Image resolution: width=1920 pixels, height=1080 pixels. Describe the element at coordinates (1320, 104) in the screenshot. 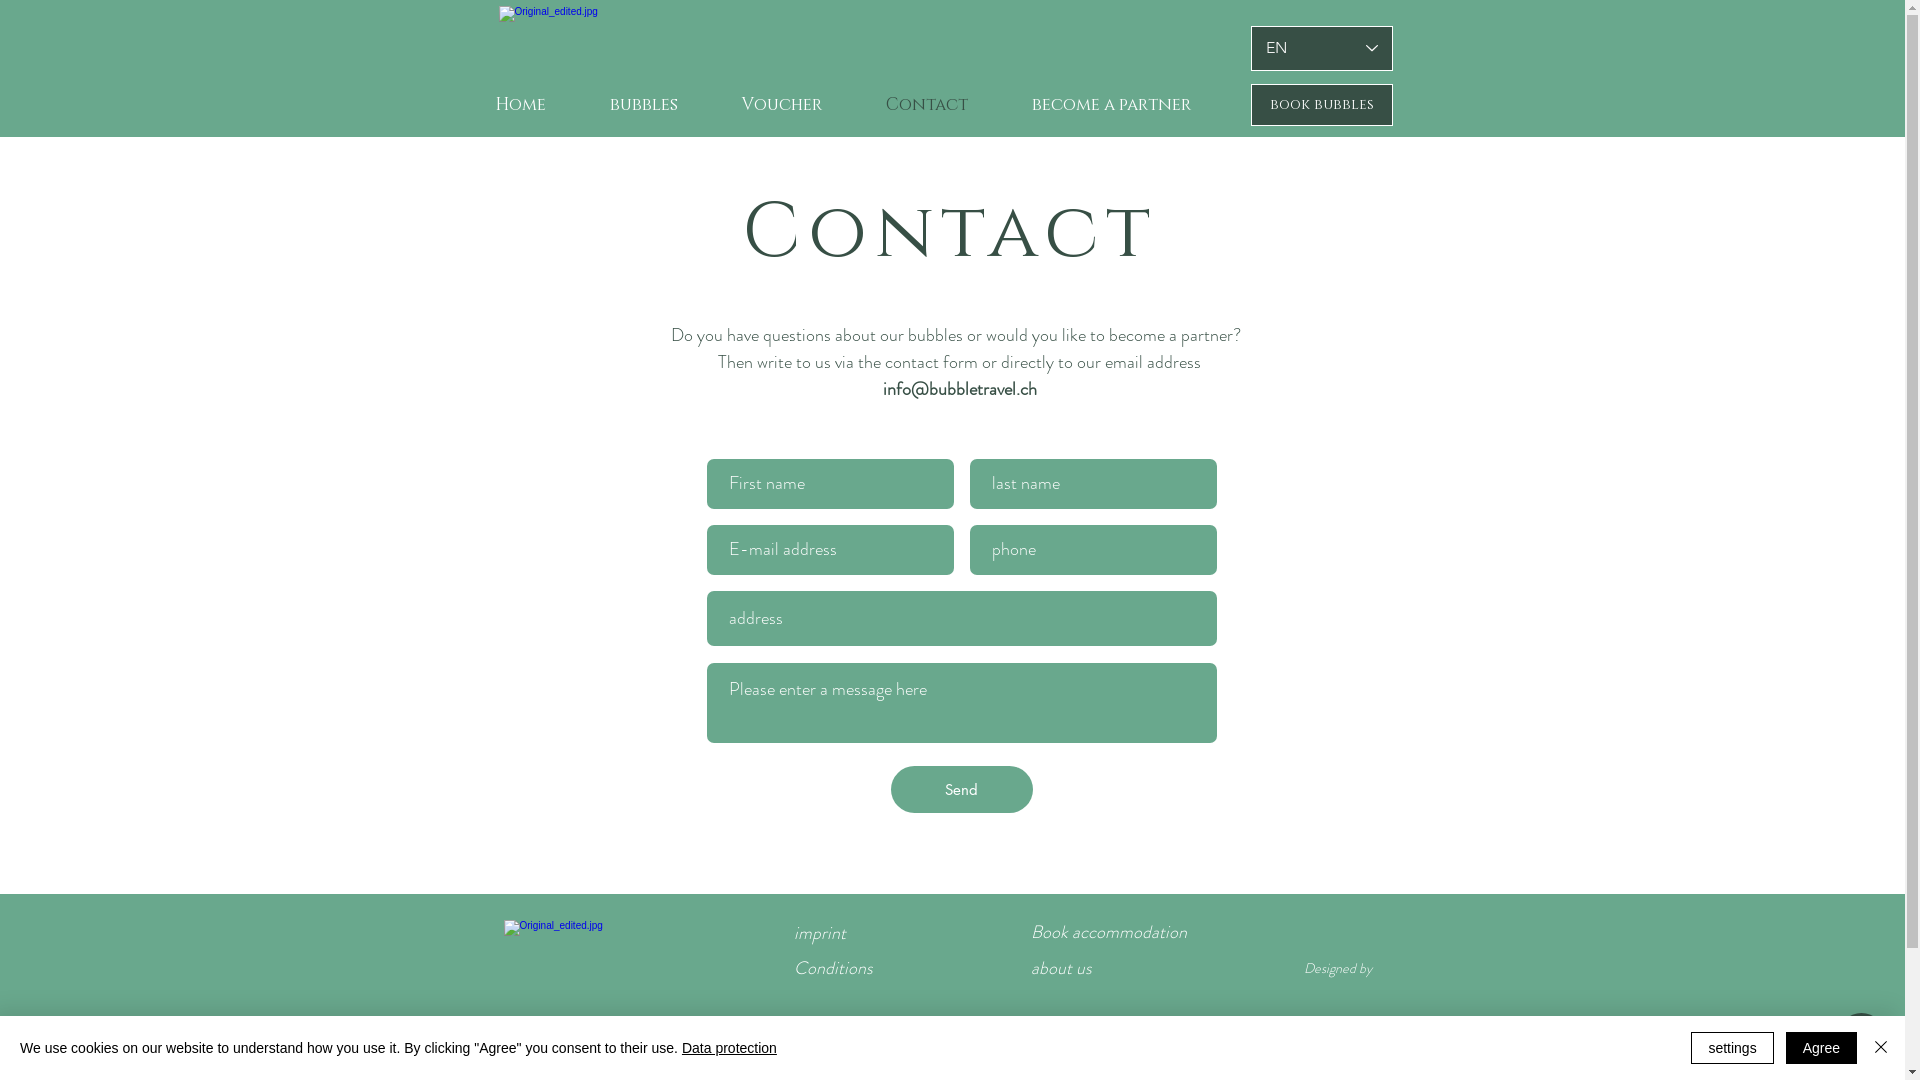

I see `'book bubbles'` at that location.